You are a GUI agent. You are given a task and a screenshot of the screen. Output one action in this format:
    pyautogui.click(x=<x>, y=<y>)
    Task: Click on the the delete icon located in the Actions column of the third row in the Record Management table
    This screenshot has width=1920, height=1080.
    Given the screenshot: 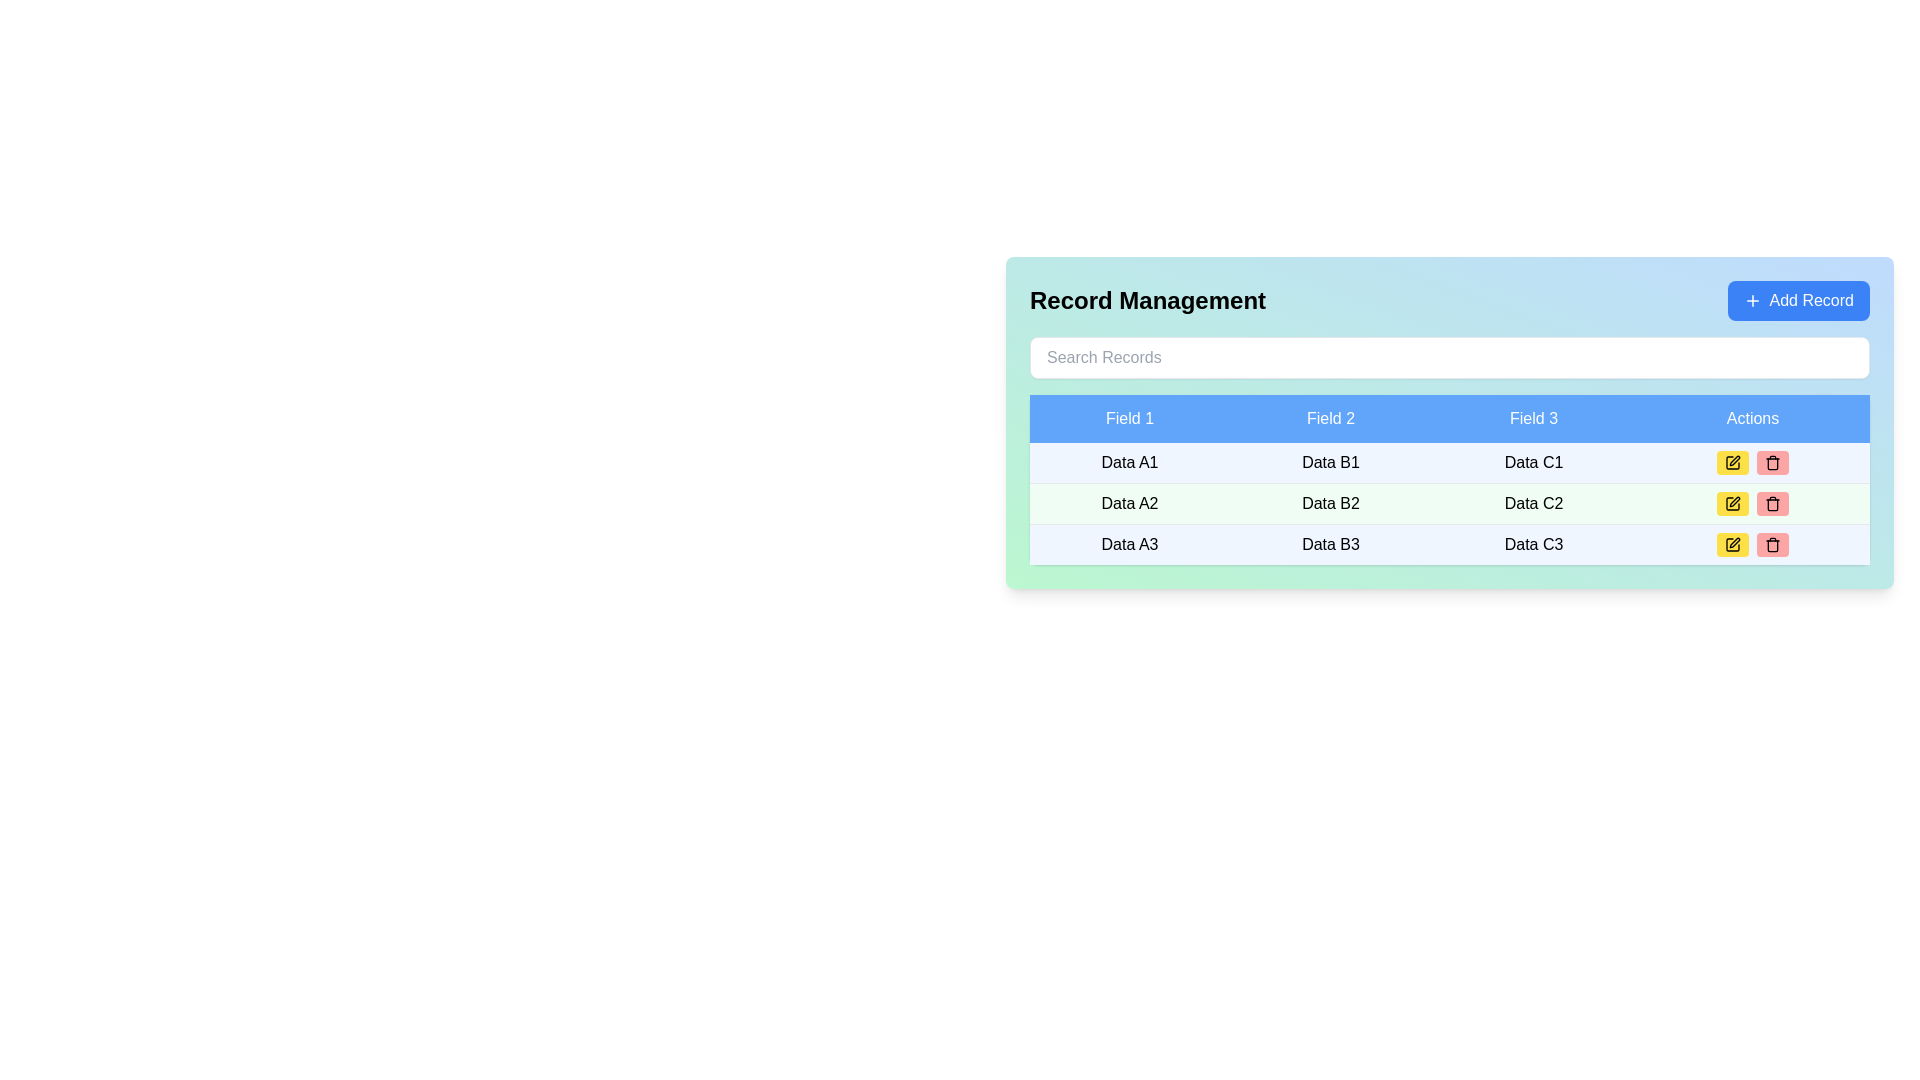 What is the action you would take?
    pyautogui.click(x=1772, y=546)
    